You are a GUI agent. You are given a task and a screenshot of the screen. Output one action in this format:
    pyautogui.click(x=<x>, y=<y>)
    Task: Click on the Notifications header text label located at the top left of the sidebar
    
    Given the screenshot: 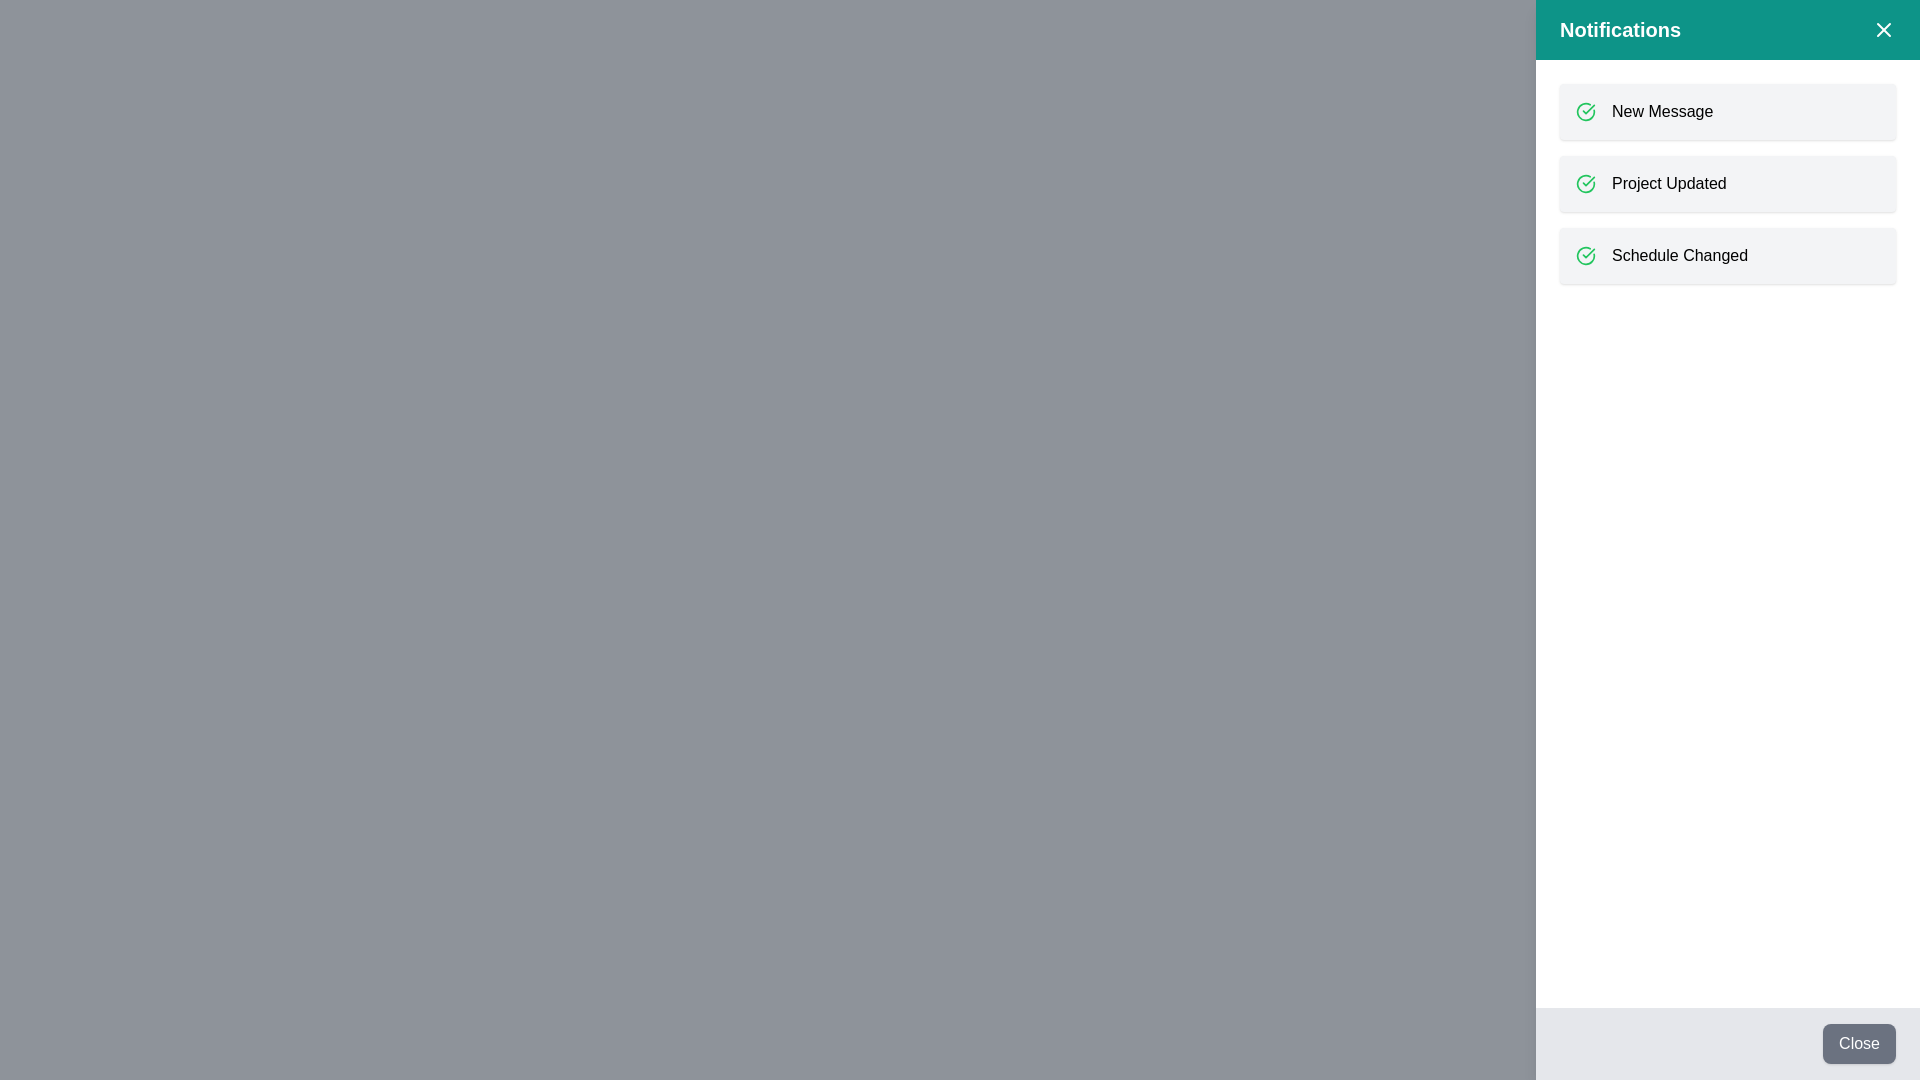 What is the action you would take?
    pyautogui.click(x=1620, y=30)
    